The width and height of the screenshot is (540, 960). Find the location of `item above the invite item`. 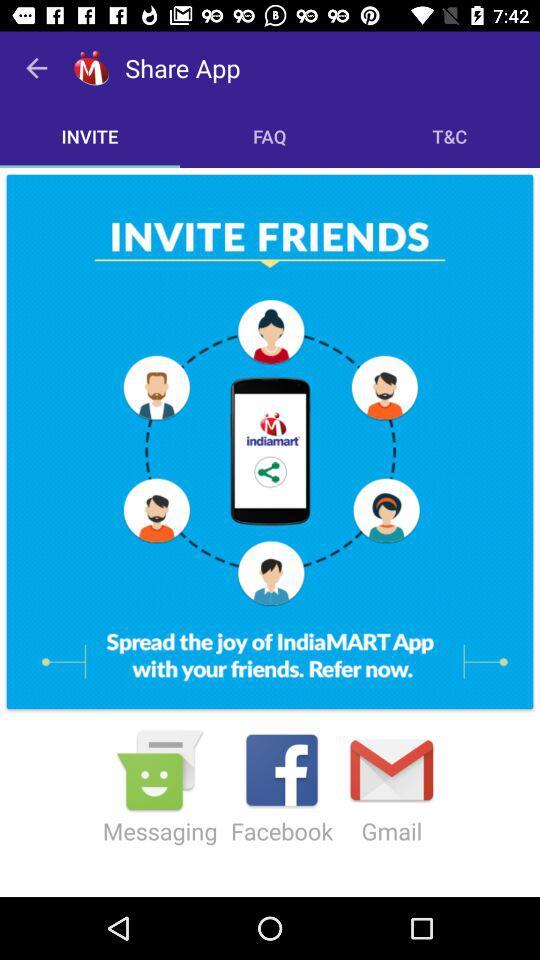

item above the invite item is located at coordinates (36, 68).